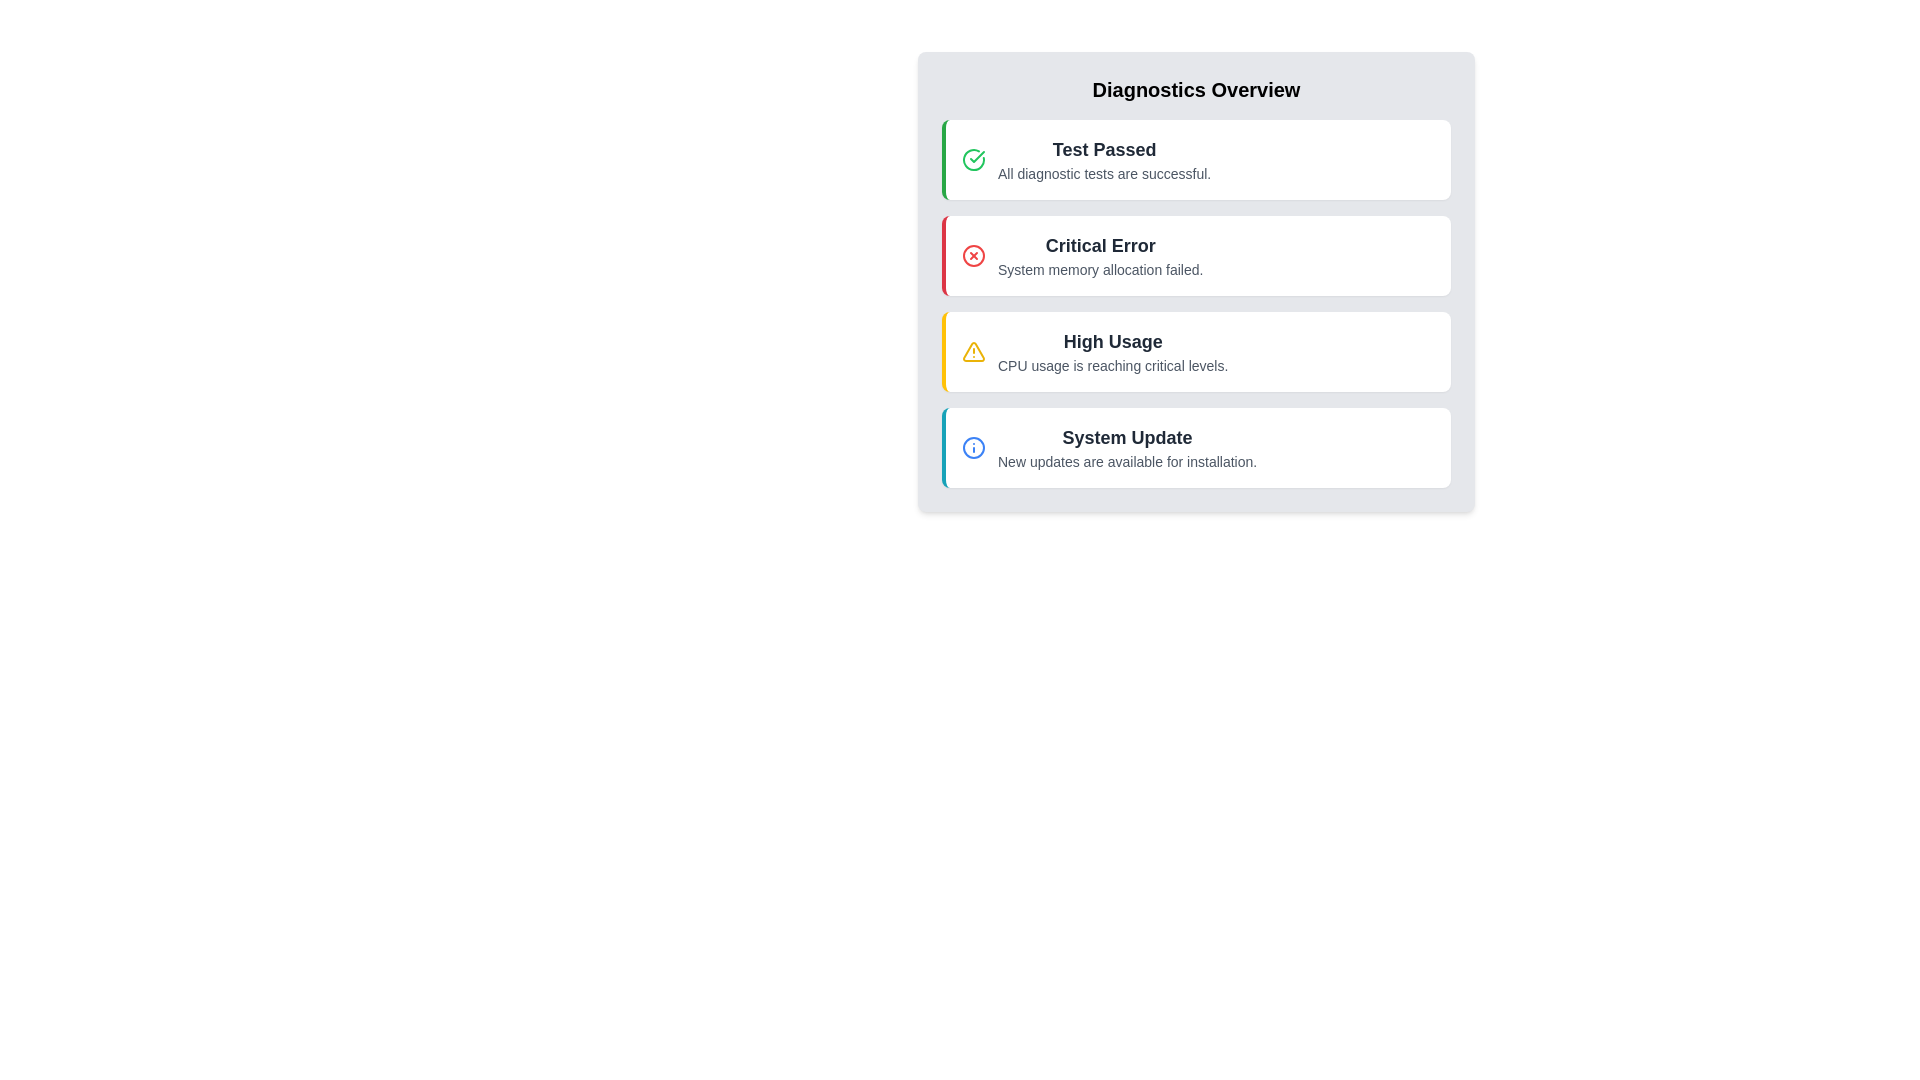 The width and height of the screenshot is (1920, 1080). Describe the element at coordinates (1099, 254) in the screenshot. I see `the textual display showing 'Critical Error' and 'System memory allocation failed' which is part of a diagnostic messages panel` at that location.